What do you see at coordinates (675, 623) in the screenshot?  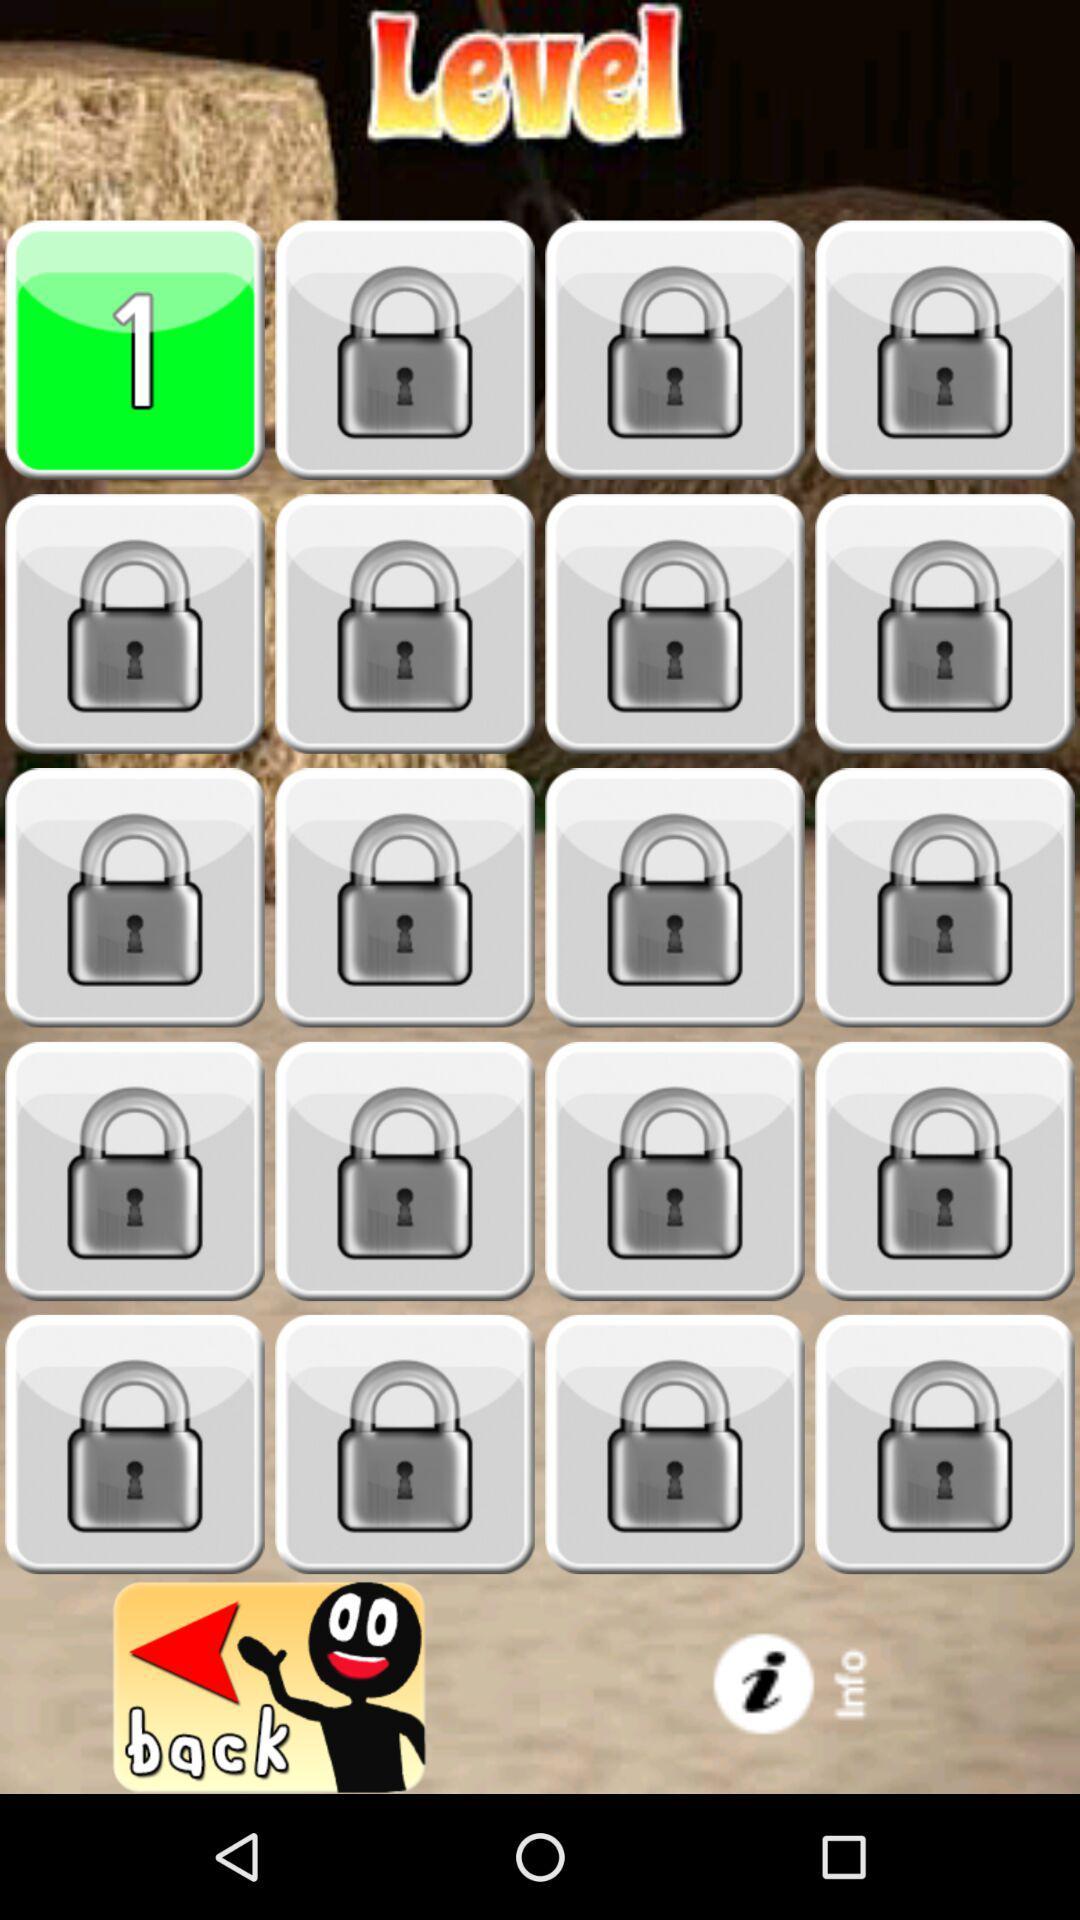 I see `lock button` at bounding box center [675, 623].